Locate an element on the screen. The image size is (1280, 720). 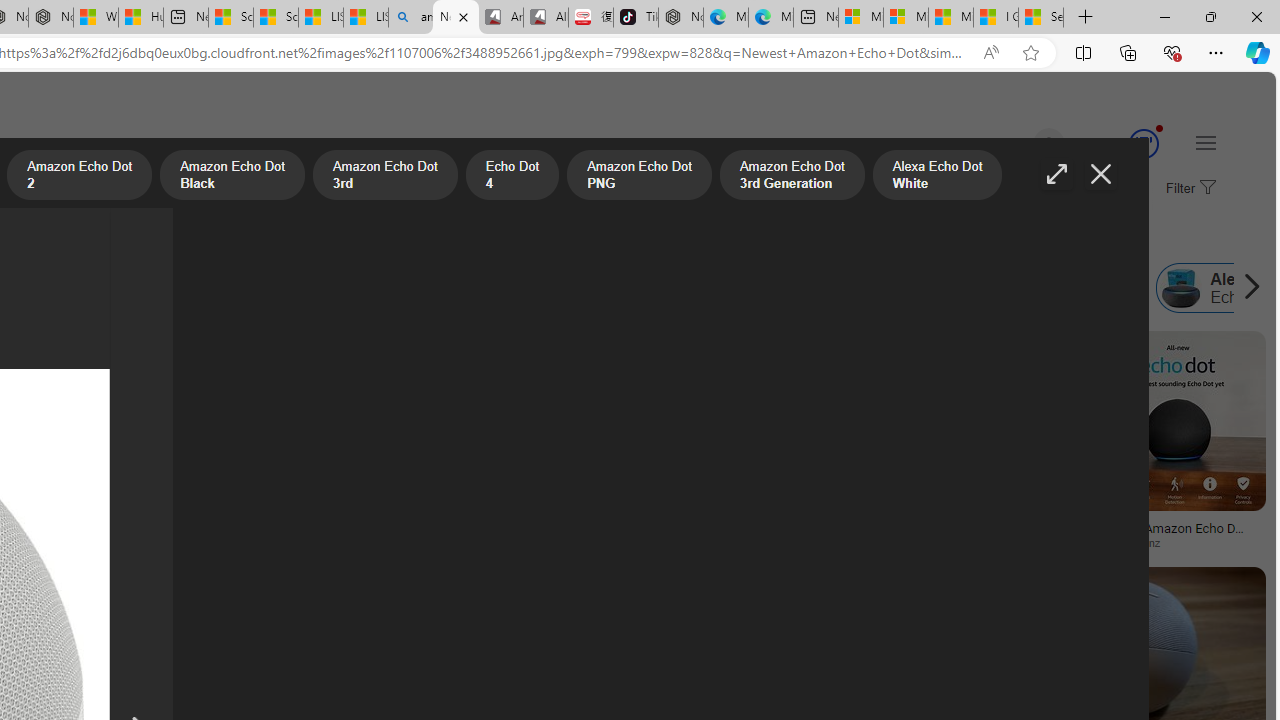
'Filter' is located at coordinates (1188, 189).